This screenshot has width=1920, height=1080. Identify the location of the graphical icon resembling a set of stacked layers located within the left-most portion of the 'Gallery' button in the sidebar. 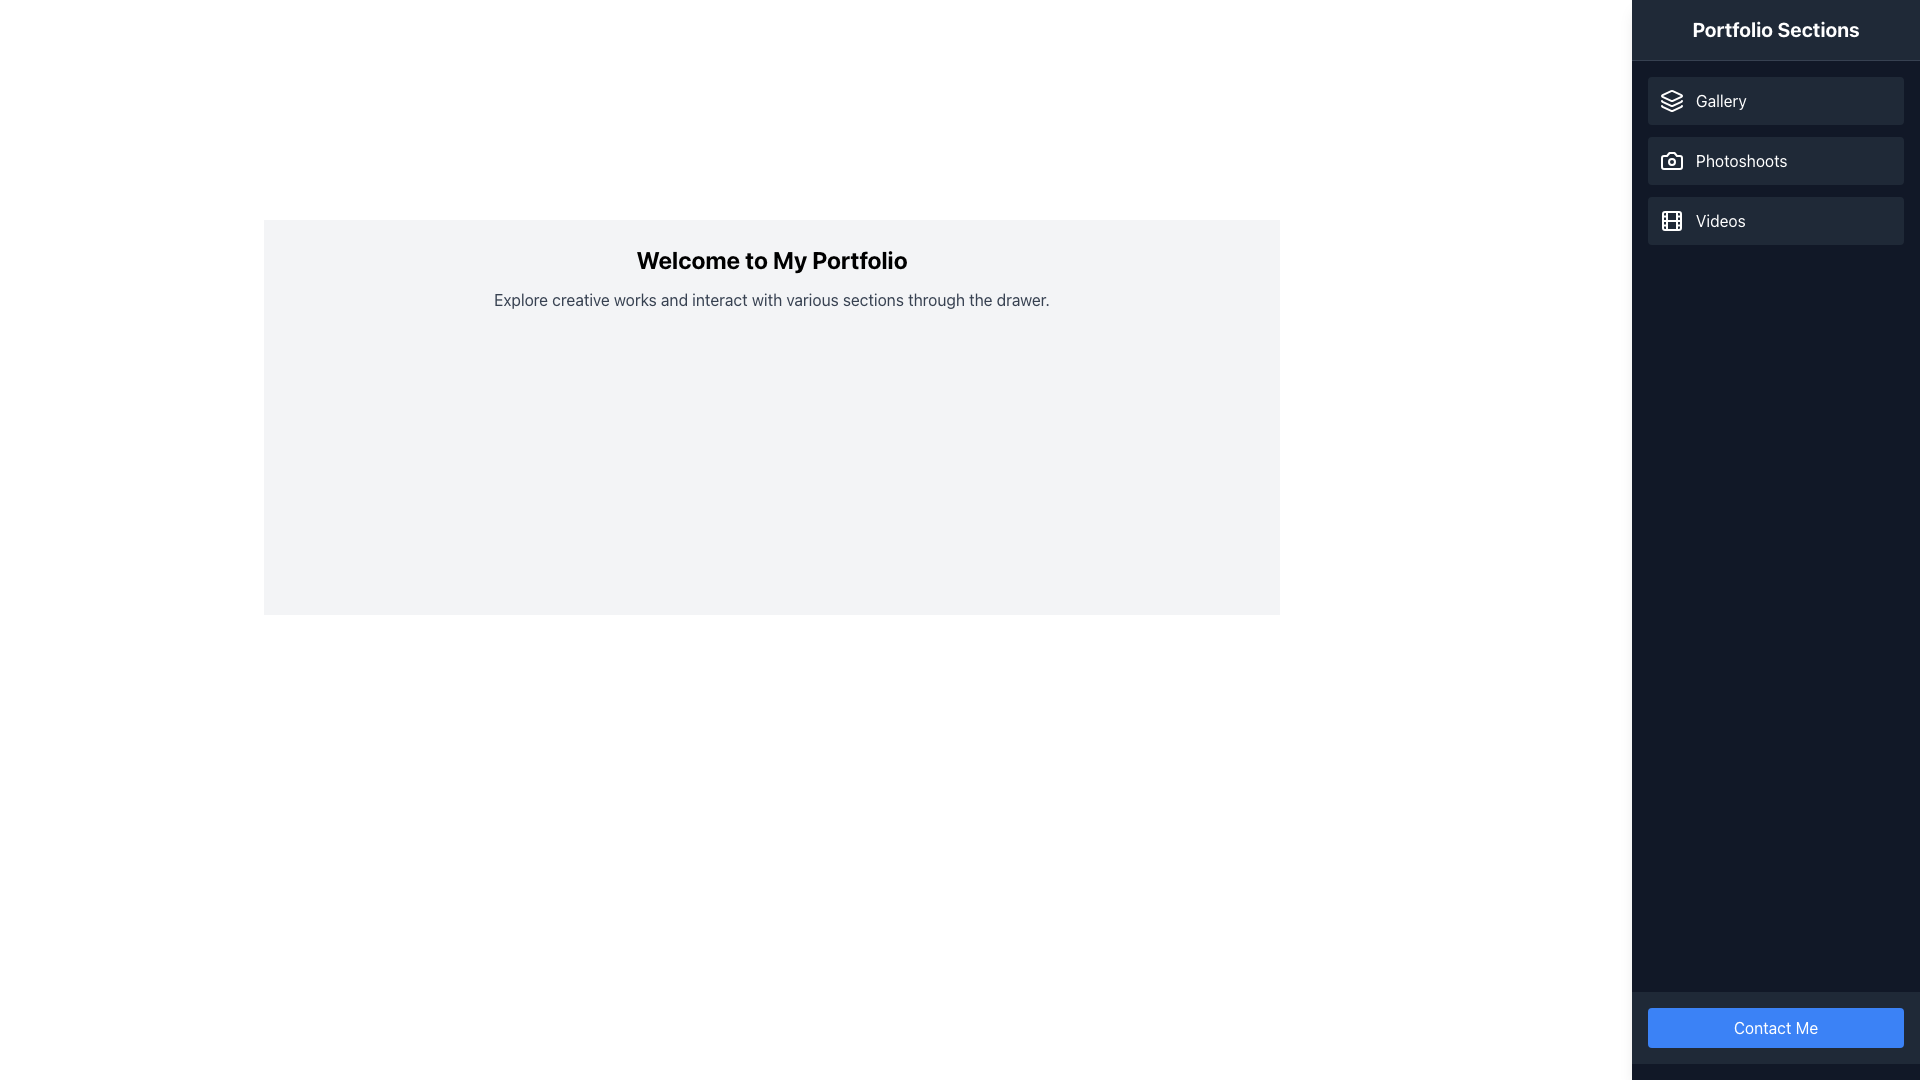
(1671, 100).